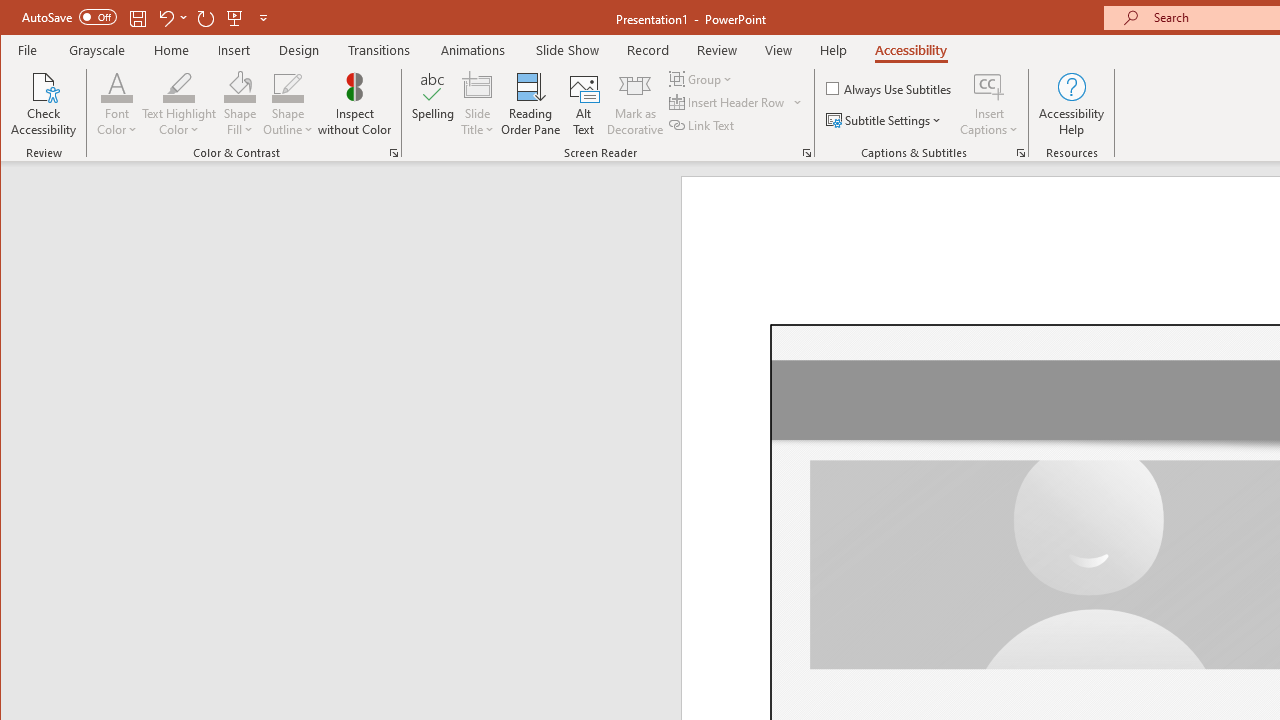 The width and height of the screenshot is (1280, 720). What do you see at coordinates (287, 104) in the screenshot?
I see `'Shape Outline'` at bounding box center [287, 104].